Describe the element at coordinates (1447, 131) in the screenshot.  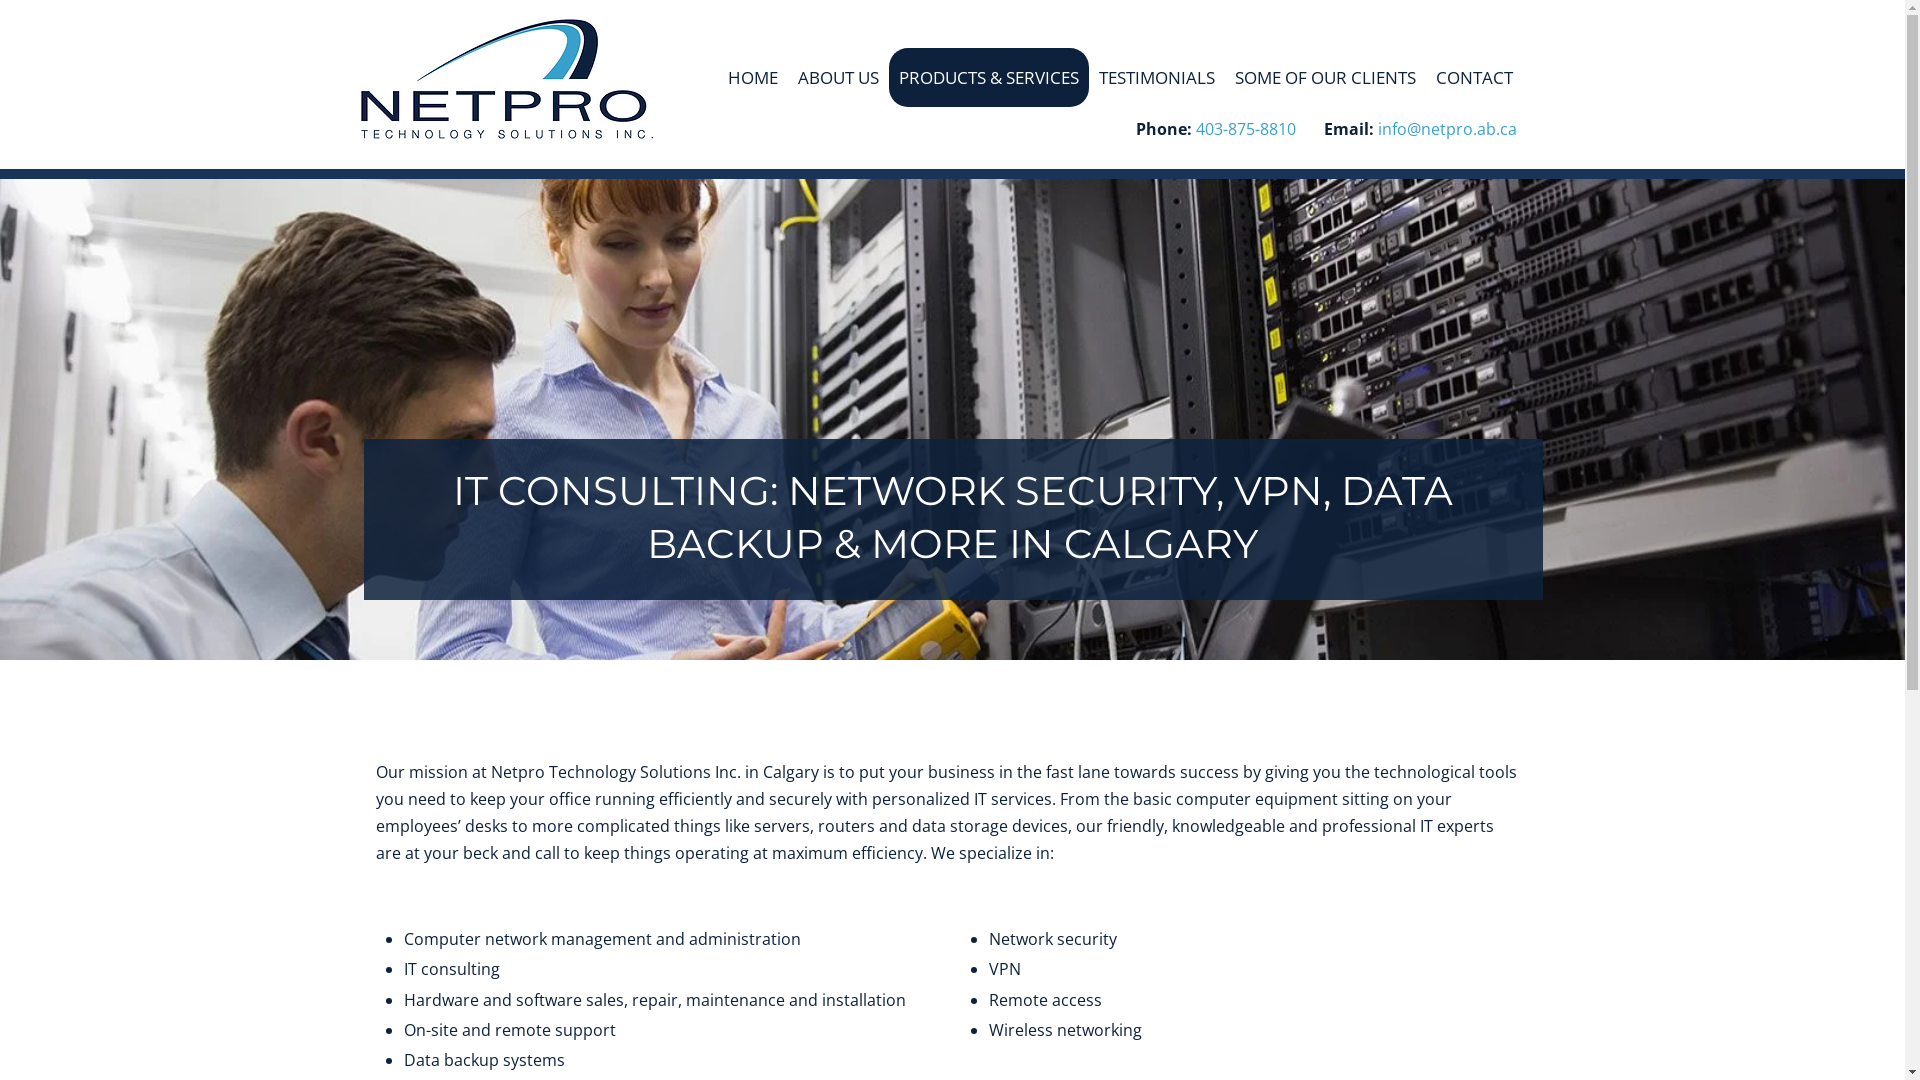
I see `'info@netpro.ab.ca'` at that location.